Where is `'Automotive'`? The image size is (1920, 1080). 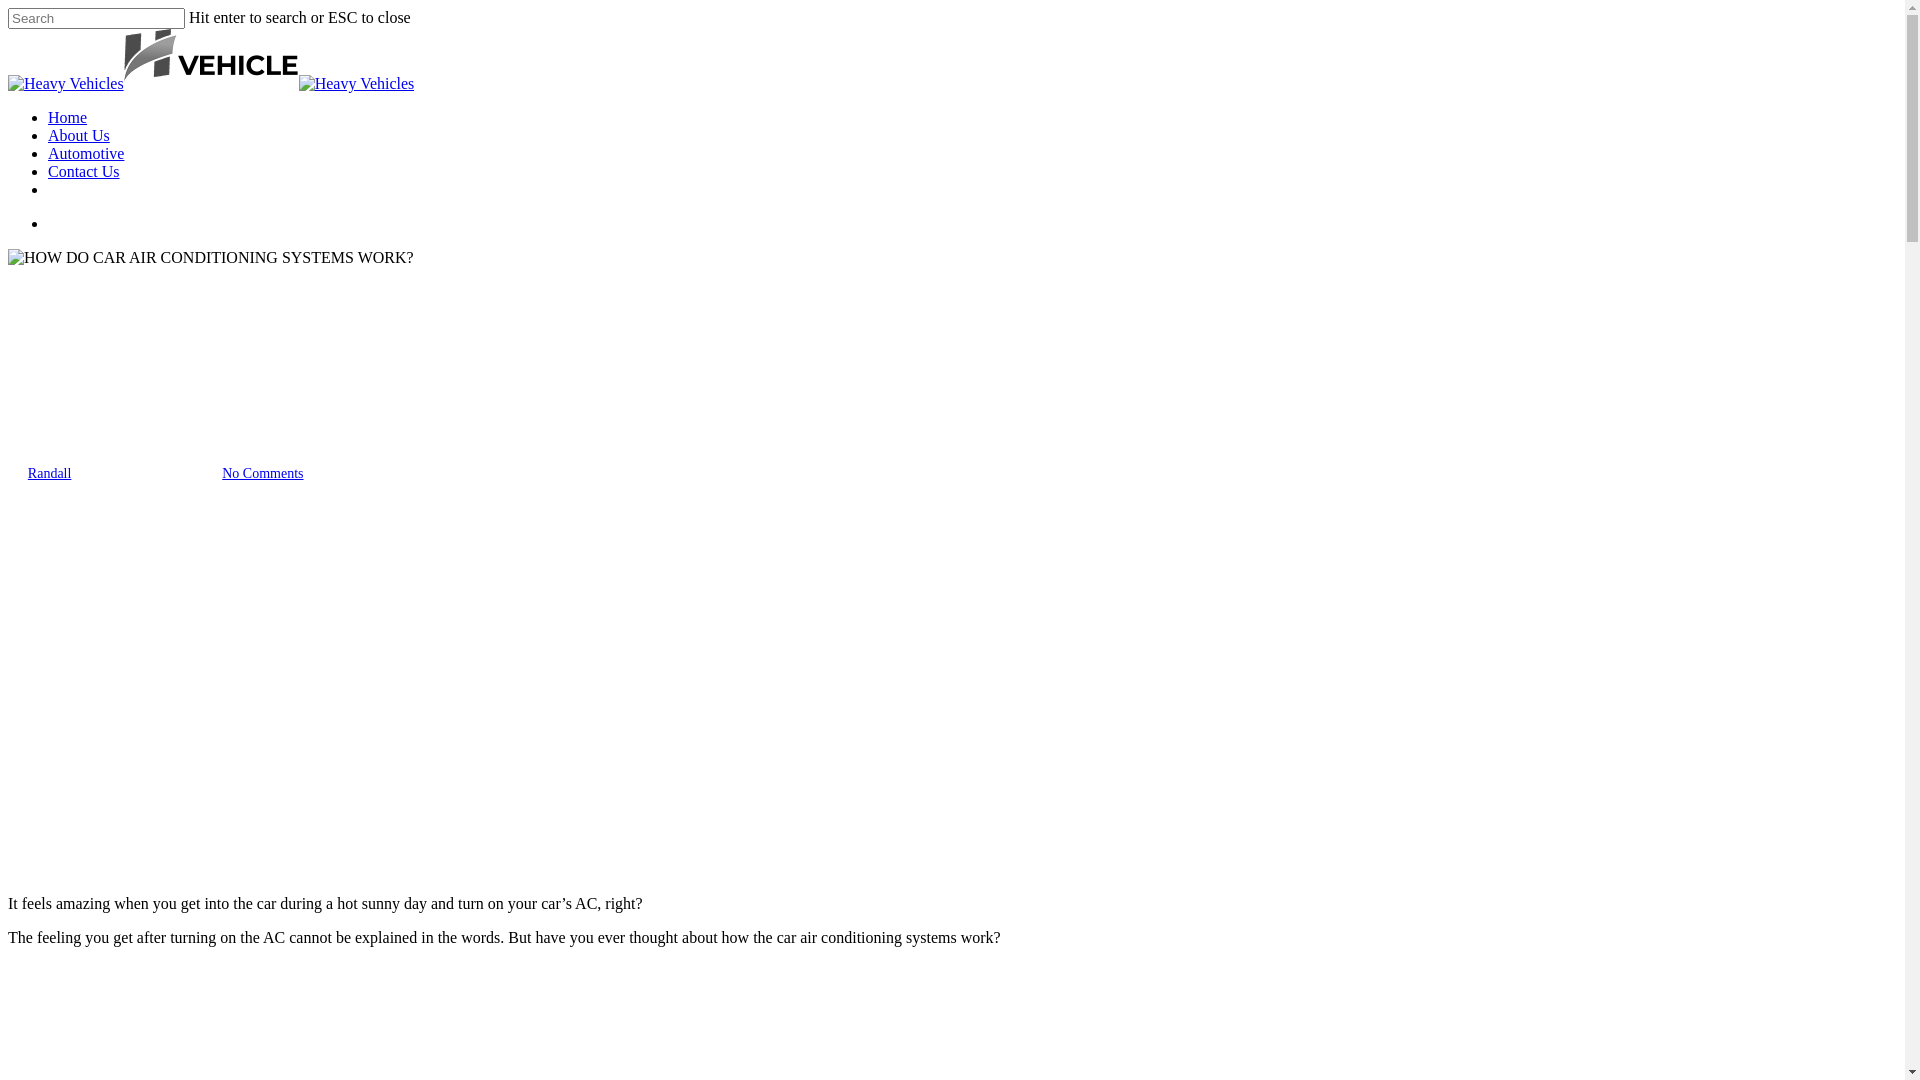
'Automotive' is located at coordinates (46, 377).